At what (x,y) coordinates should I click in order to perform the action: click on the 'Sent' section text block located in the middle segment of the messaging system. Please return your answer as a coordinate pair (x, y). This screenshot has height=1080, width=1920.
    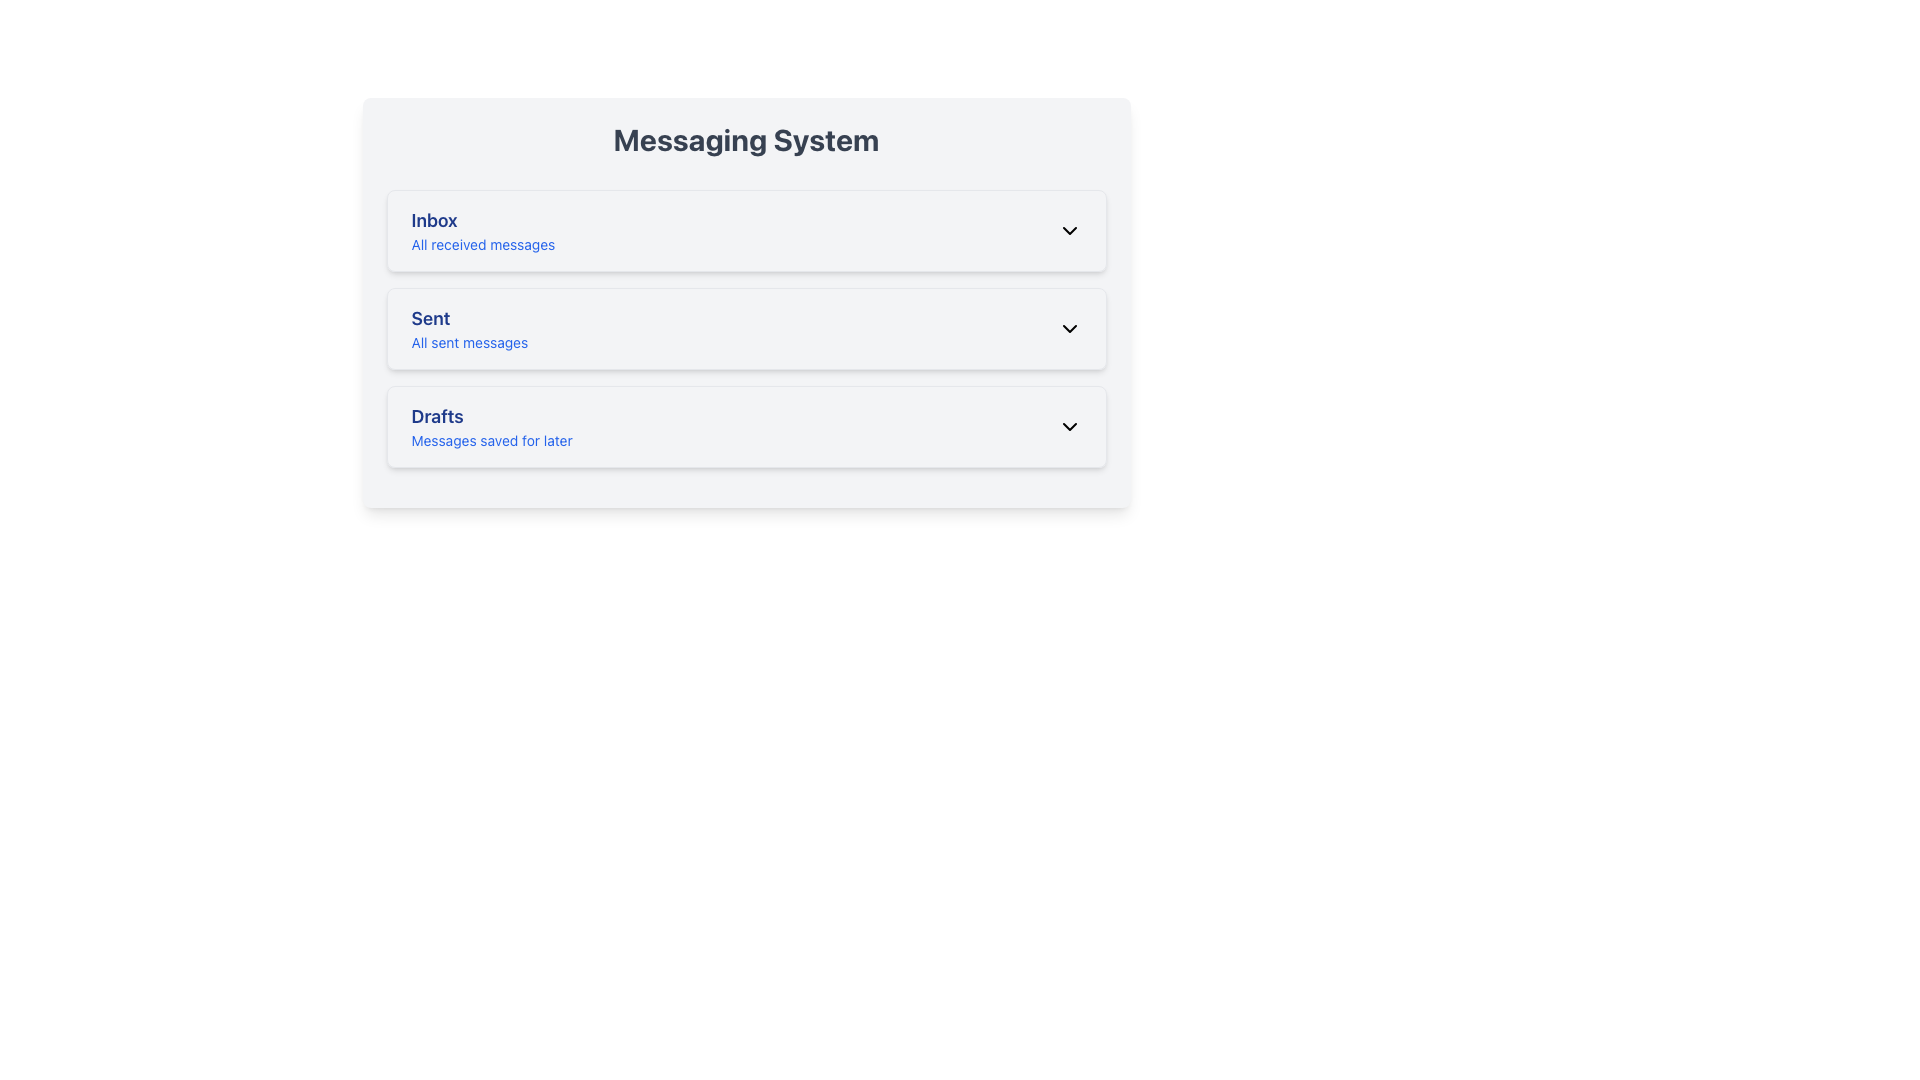
    Looking at the image, I should click on (468, 327).